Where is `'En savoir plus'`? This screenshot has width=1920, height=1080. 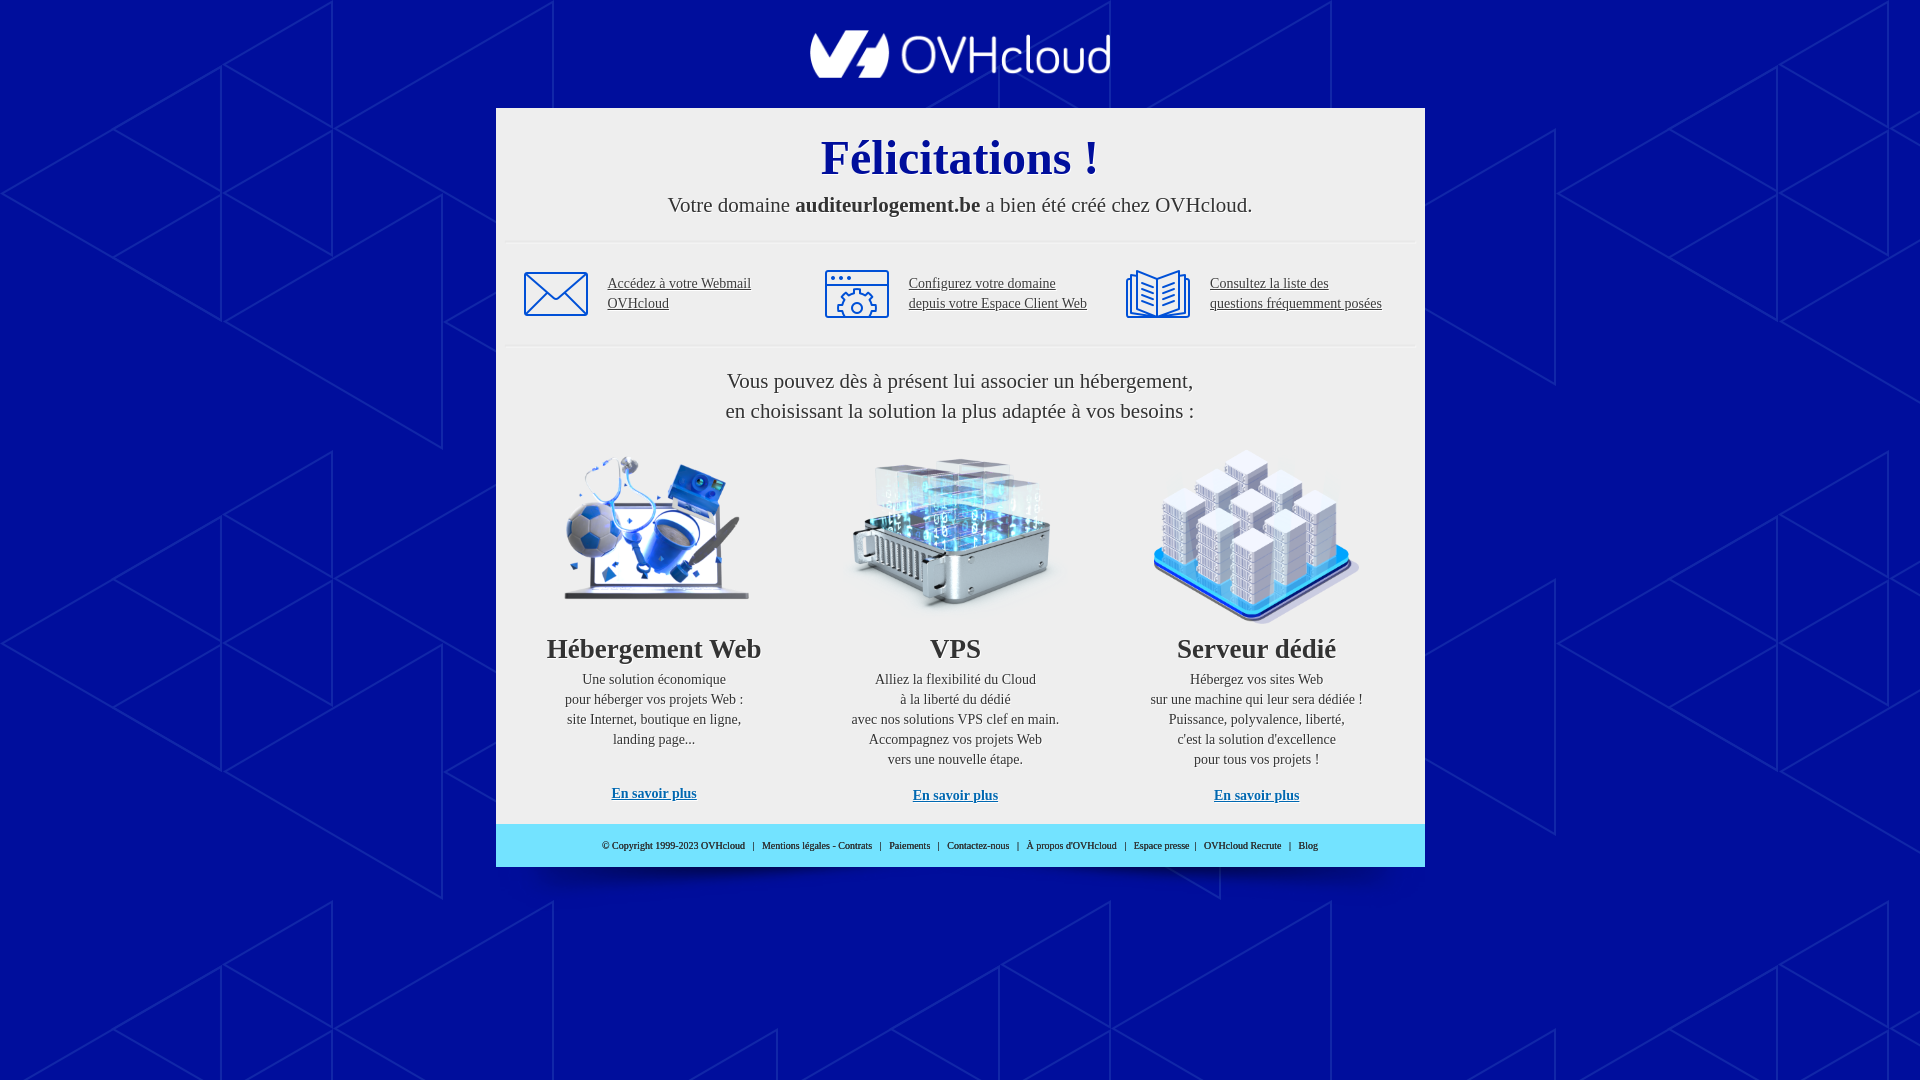
'En savoir plus' is located at coordinates (954, 794).